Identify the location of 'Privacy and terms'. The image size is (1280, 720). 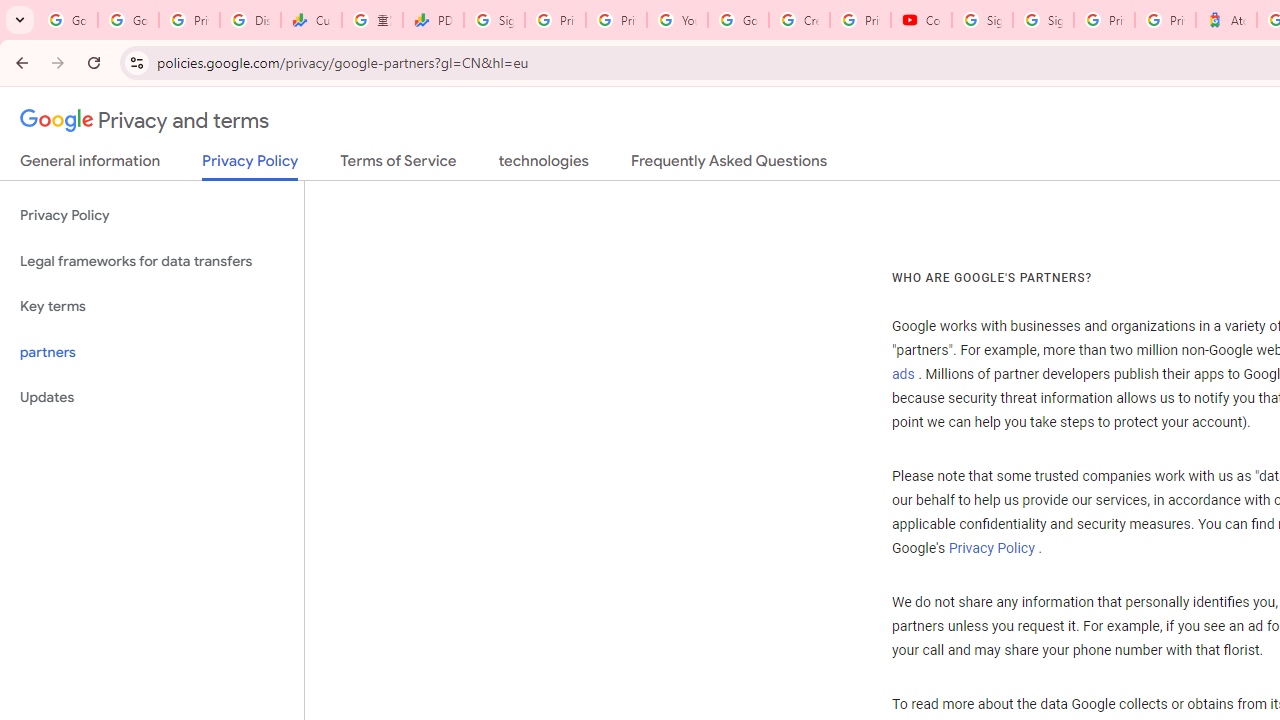
(144, 121).